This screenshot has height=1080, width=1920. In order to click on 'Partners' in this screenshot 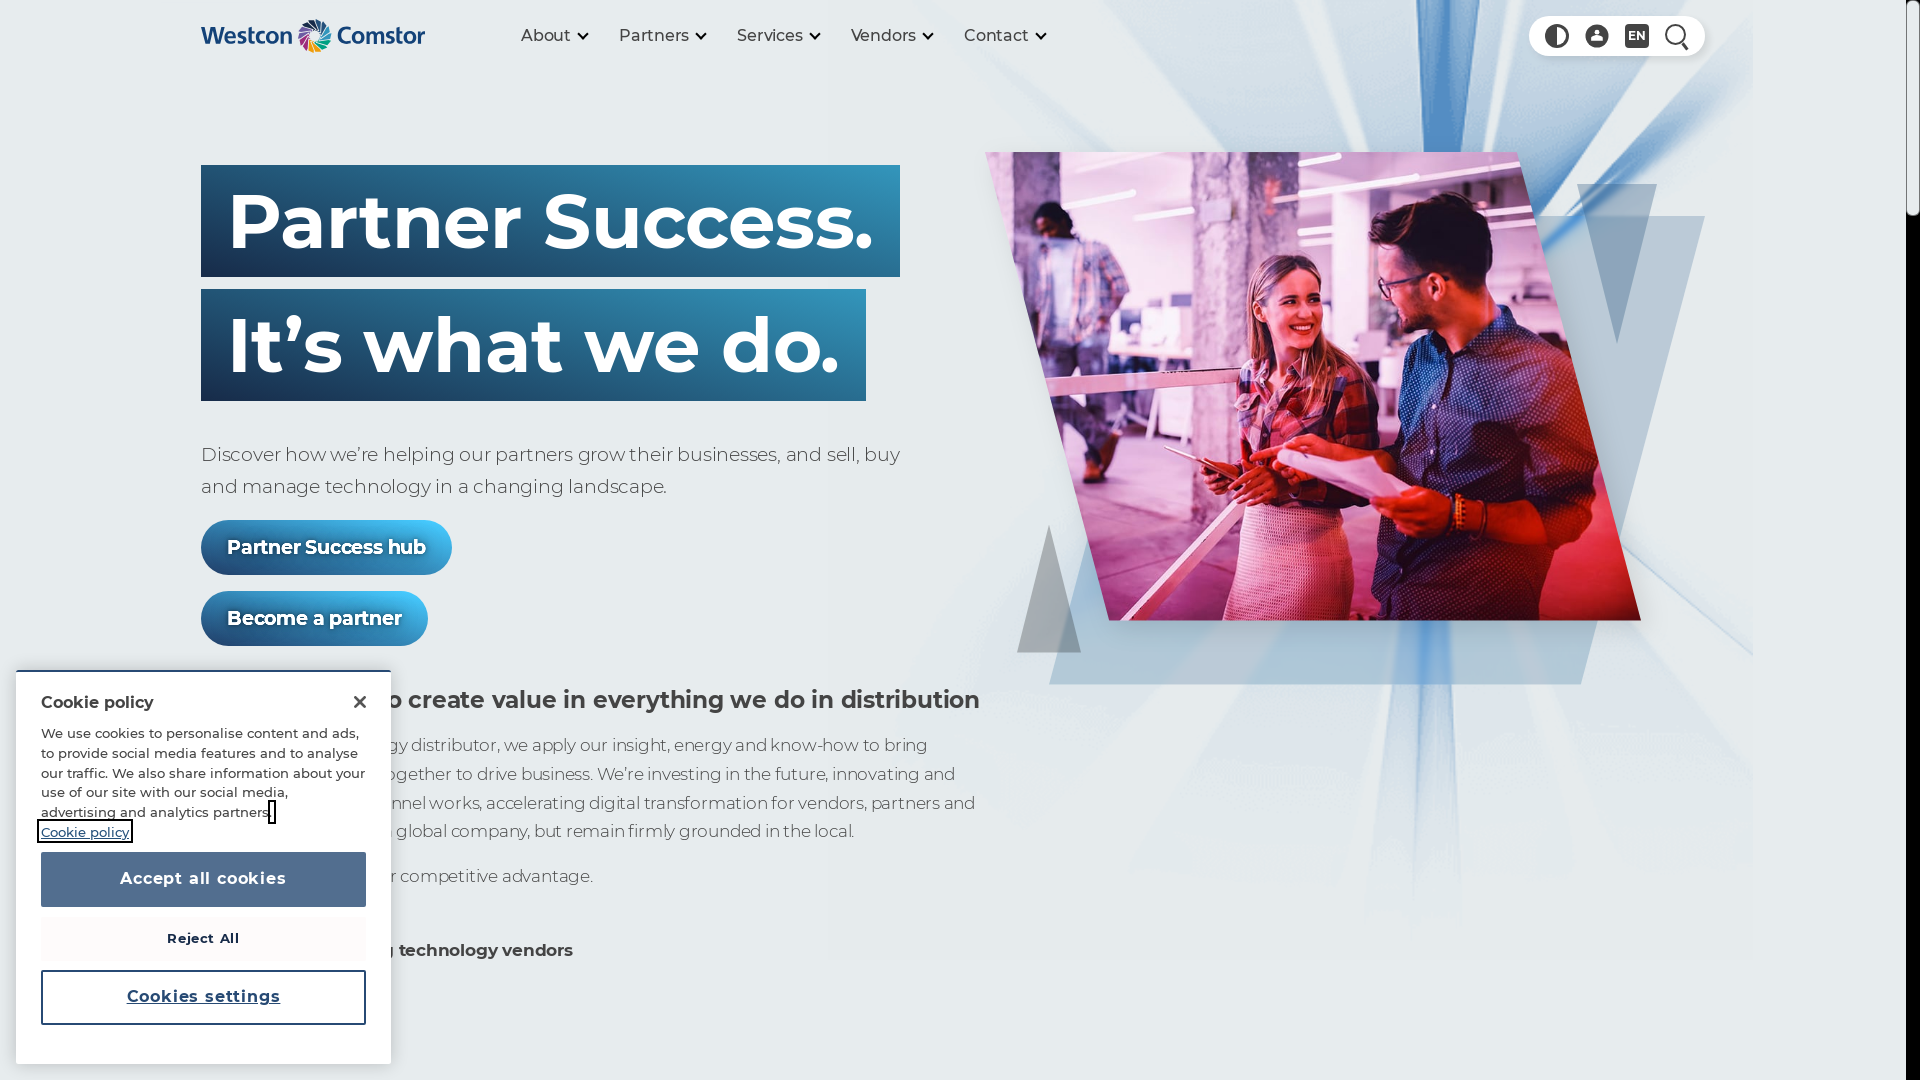, I will do `click(662, 35)`.